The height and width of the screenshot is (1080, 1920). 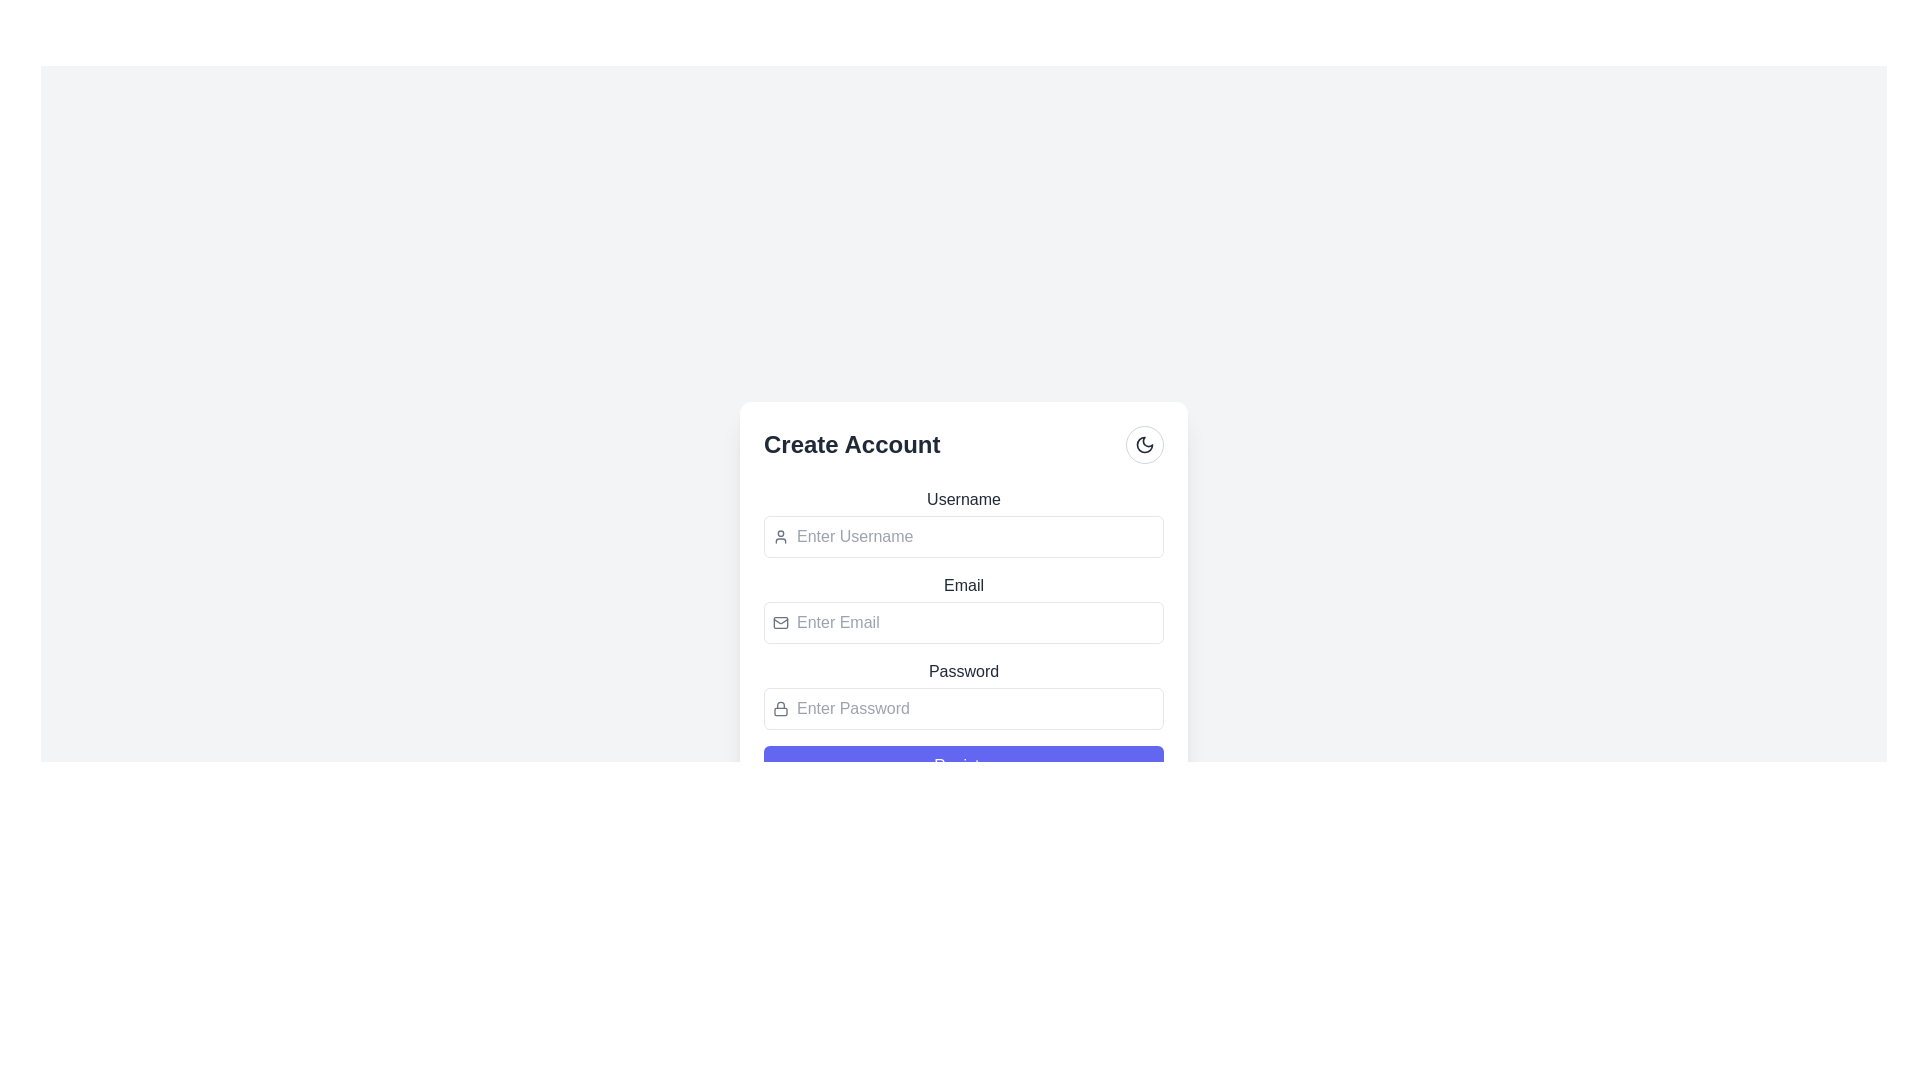 I want to click on the 'Email' text label, which is styled in a medium-weight font and positioned just above the email input field within the form, so click(x=964, y=585).